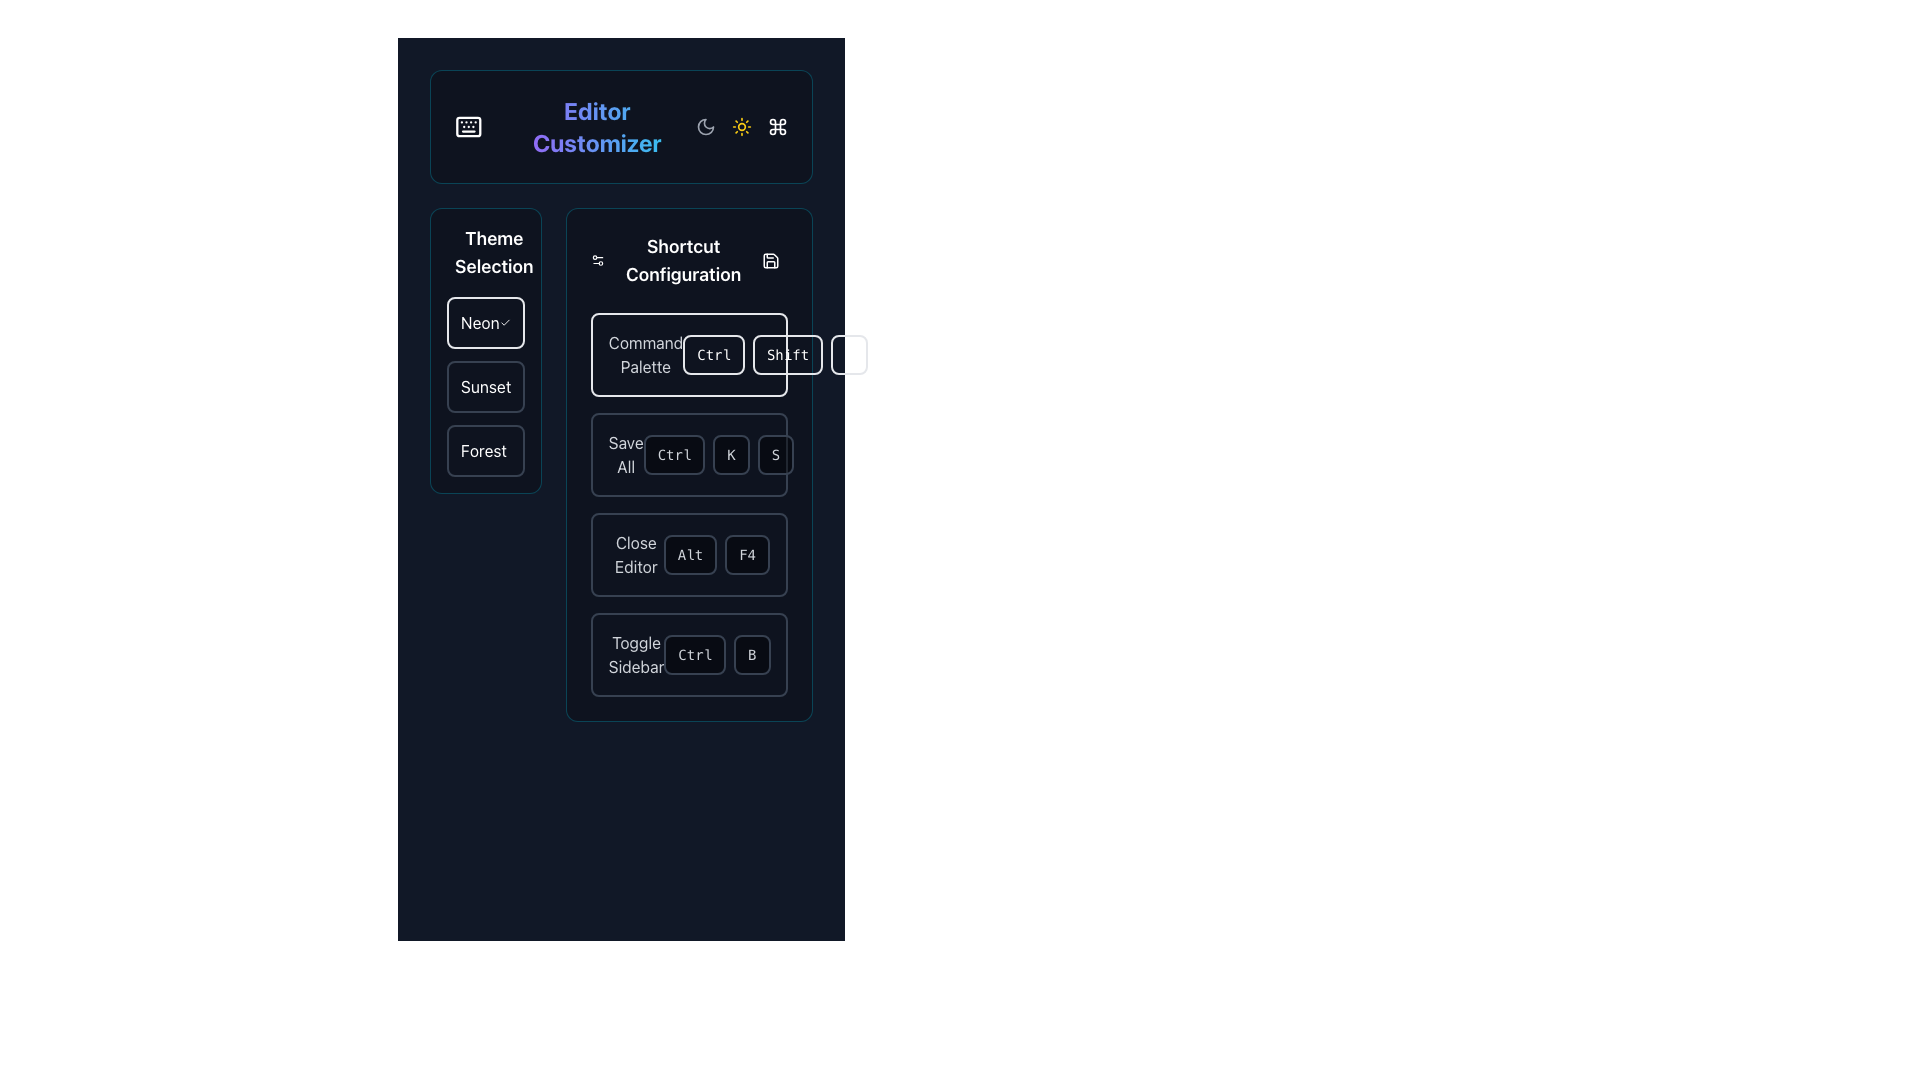  Describe the element at coordinates (484, 322) in the screenshot. I see `the 'Neon' theme option` at that location.